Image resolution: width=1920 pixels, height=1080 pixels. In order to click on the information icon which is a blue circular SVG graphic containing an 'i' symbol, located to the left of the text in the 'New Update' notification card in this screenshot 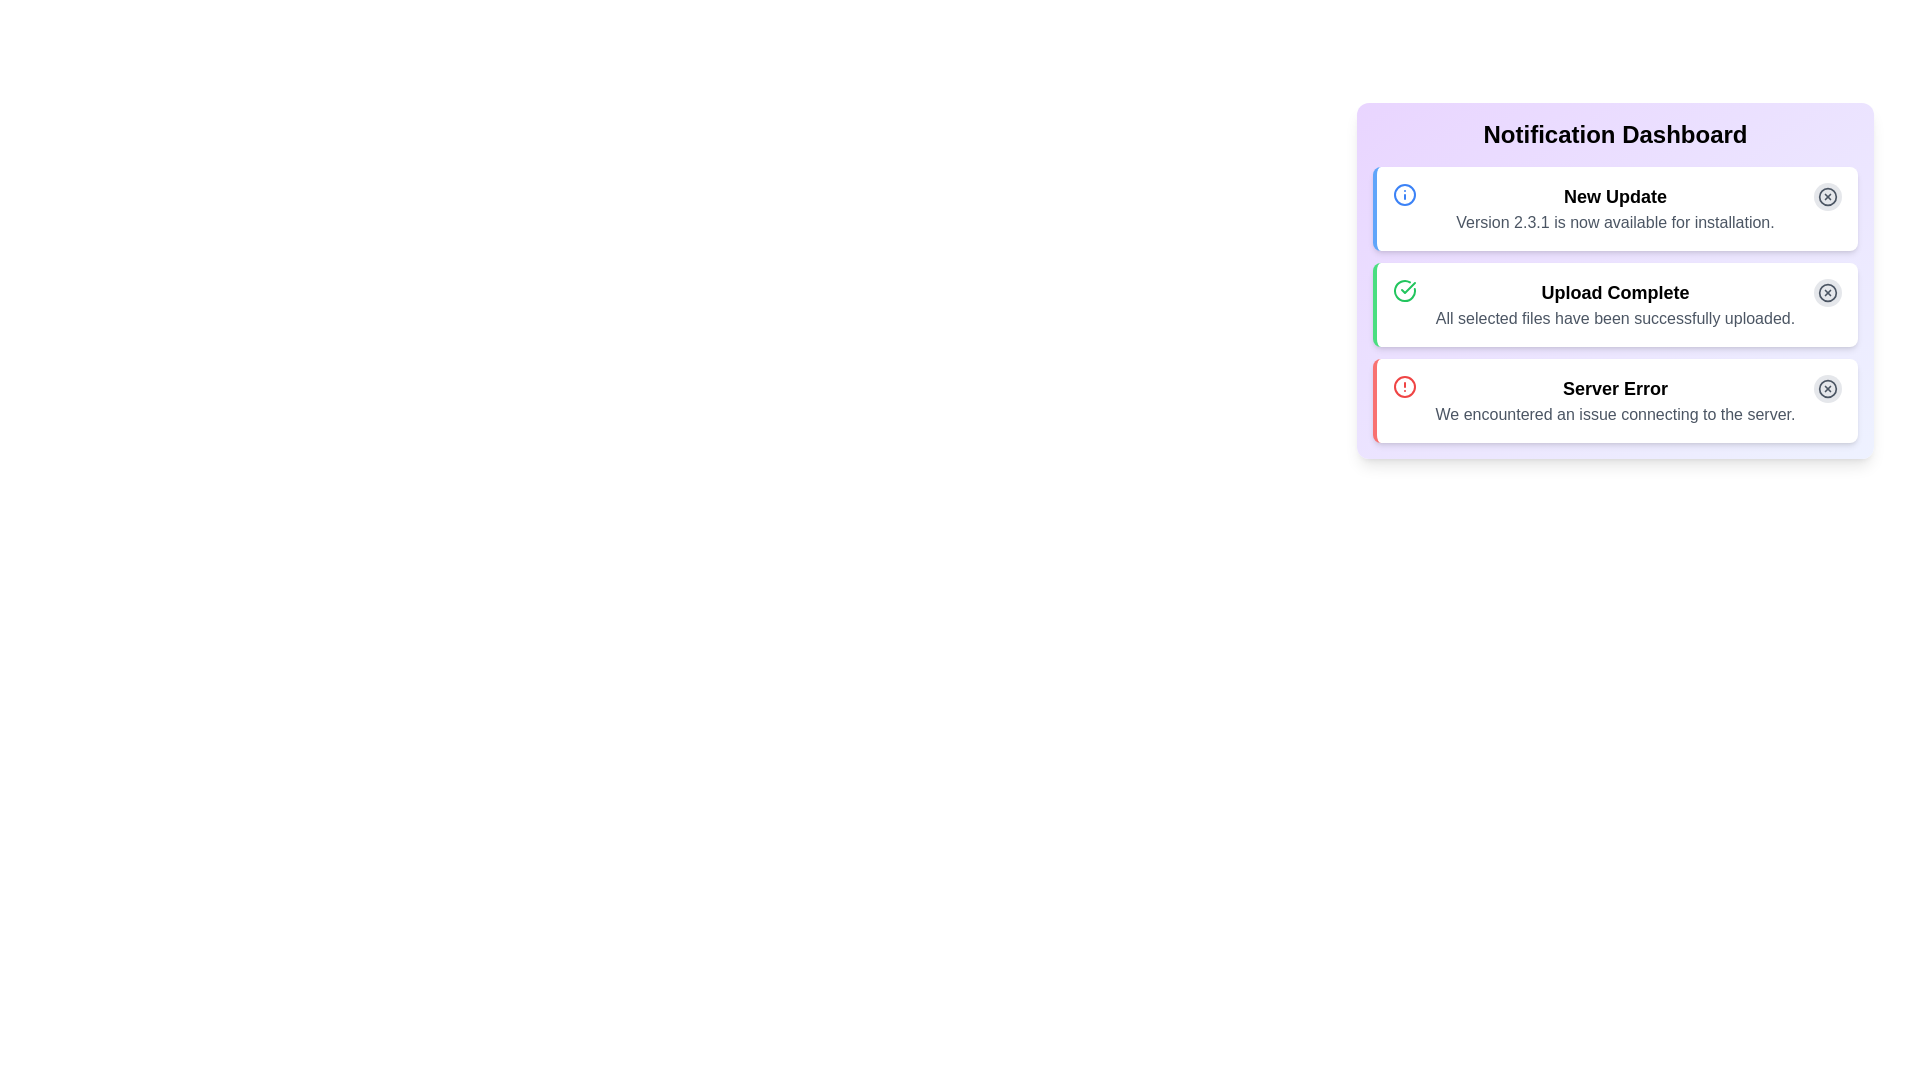, I will do `click(1404, 195)`.